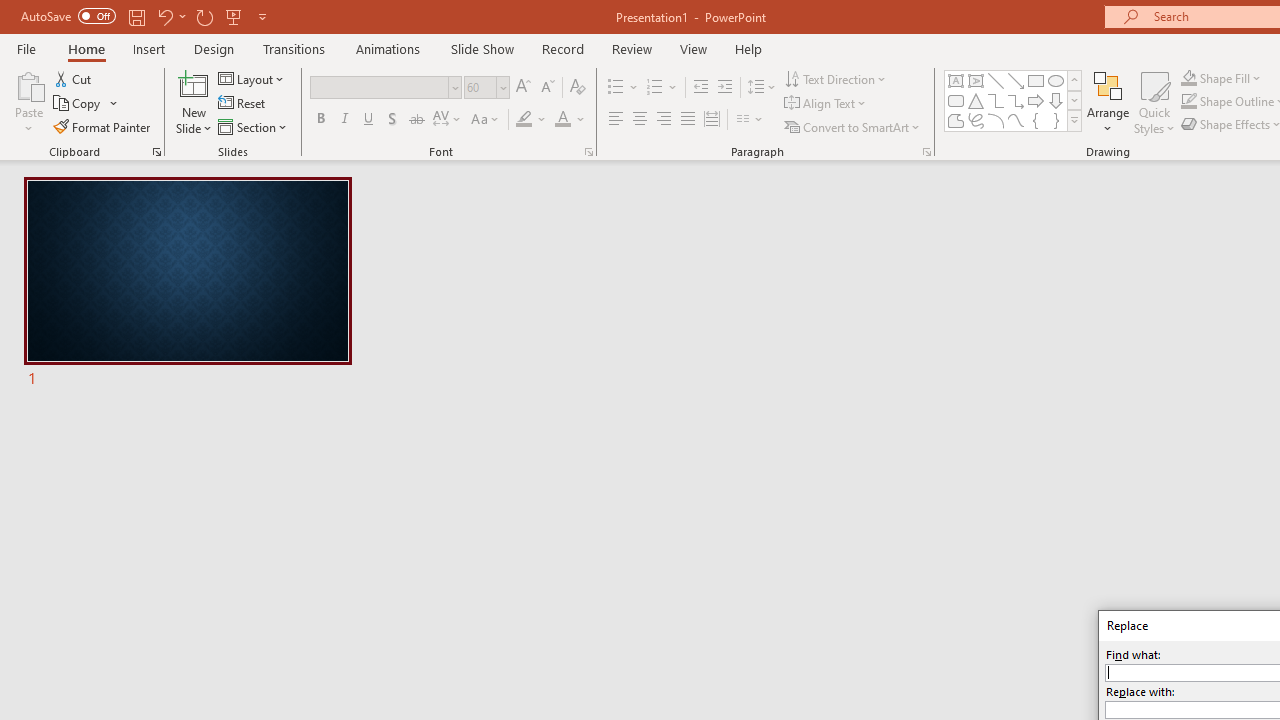 Image resolution: width=1280 pixels, height=720 pixels. Describe the element at coordinates (976, 120) in the screenshot. I see `'Freeform: Scribble'` at that location.